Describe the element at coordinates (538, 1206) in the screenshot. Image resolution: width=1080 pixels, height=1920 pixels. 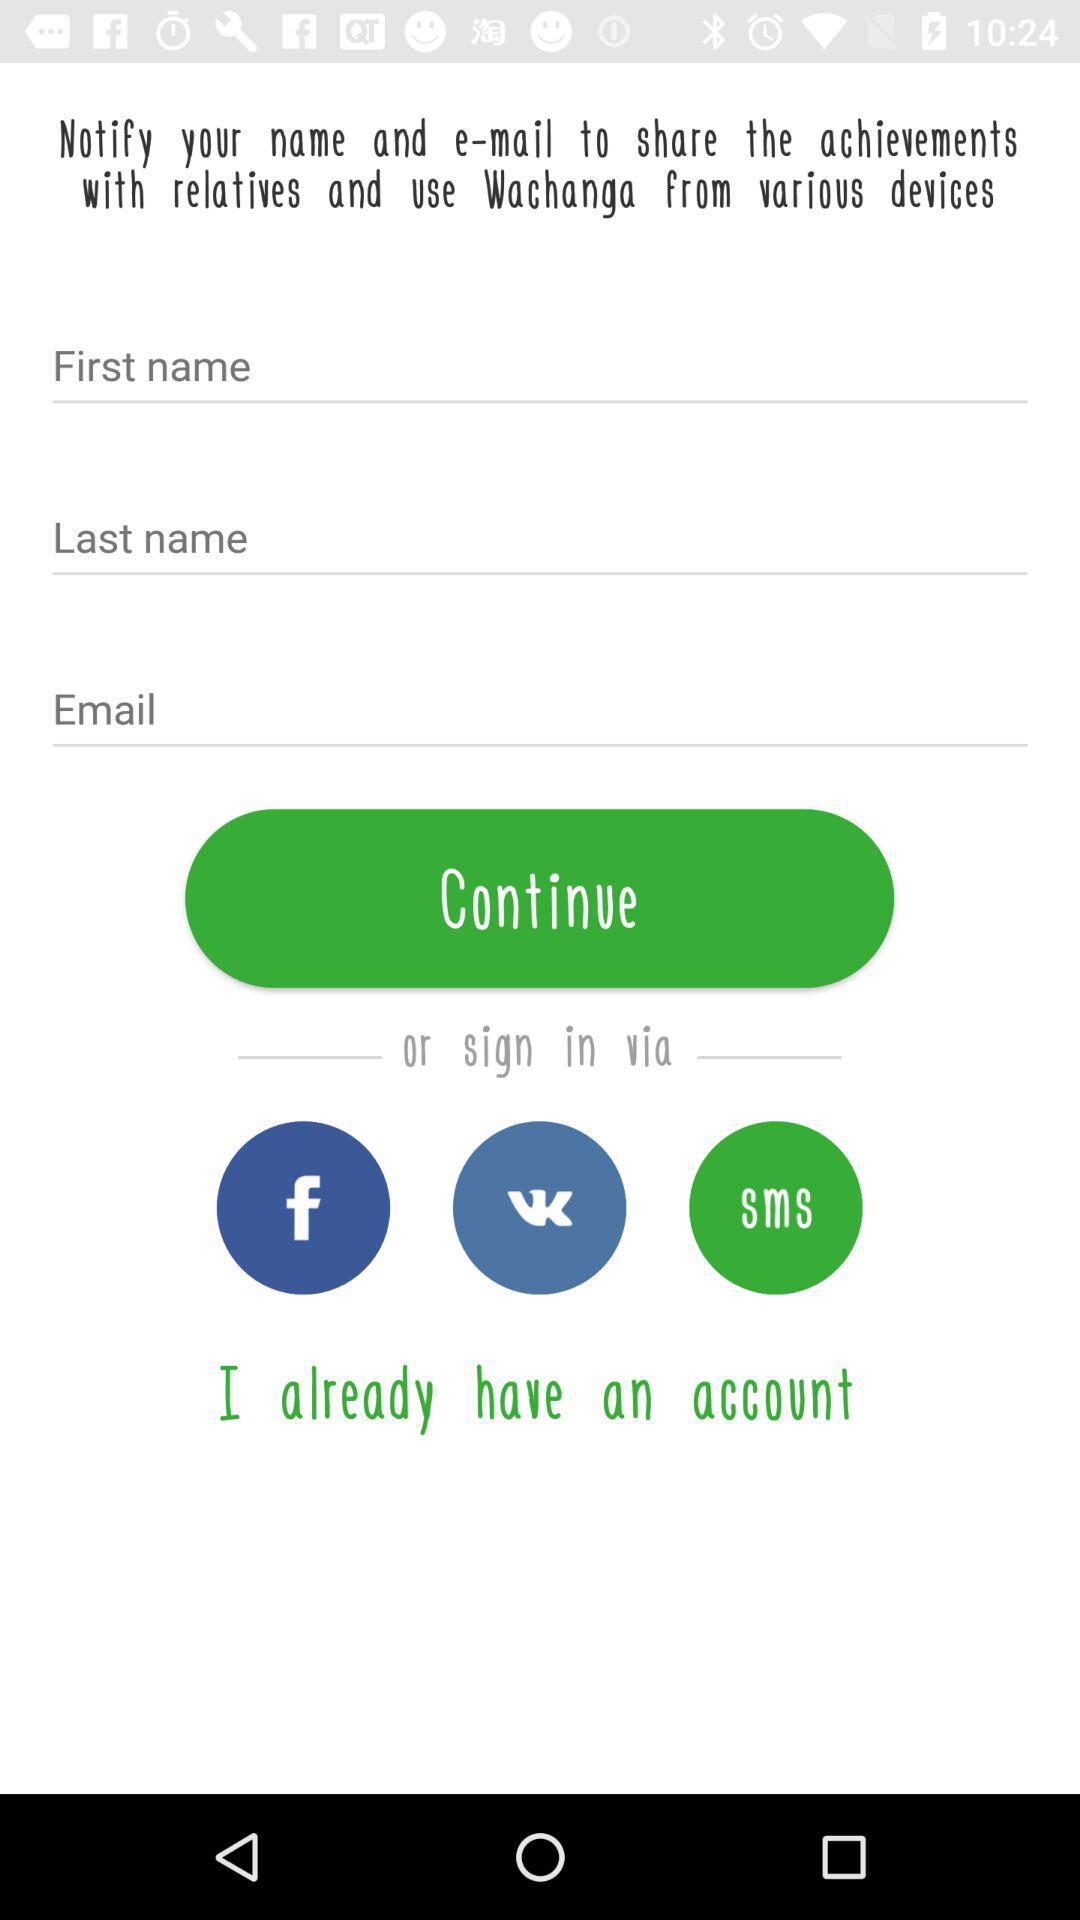
I see `wachanga icon` at that location.